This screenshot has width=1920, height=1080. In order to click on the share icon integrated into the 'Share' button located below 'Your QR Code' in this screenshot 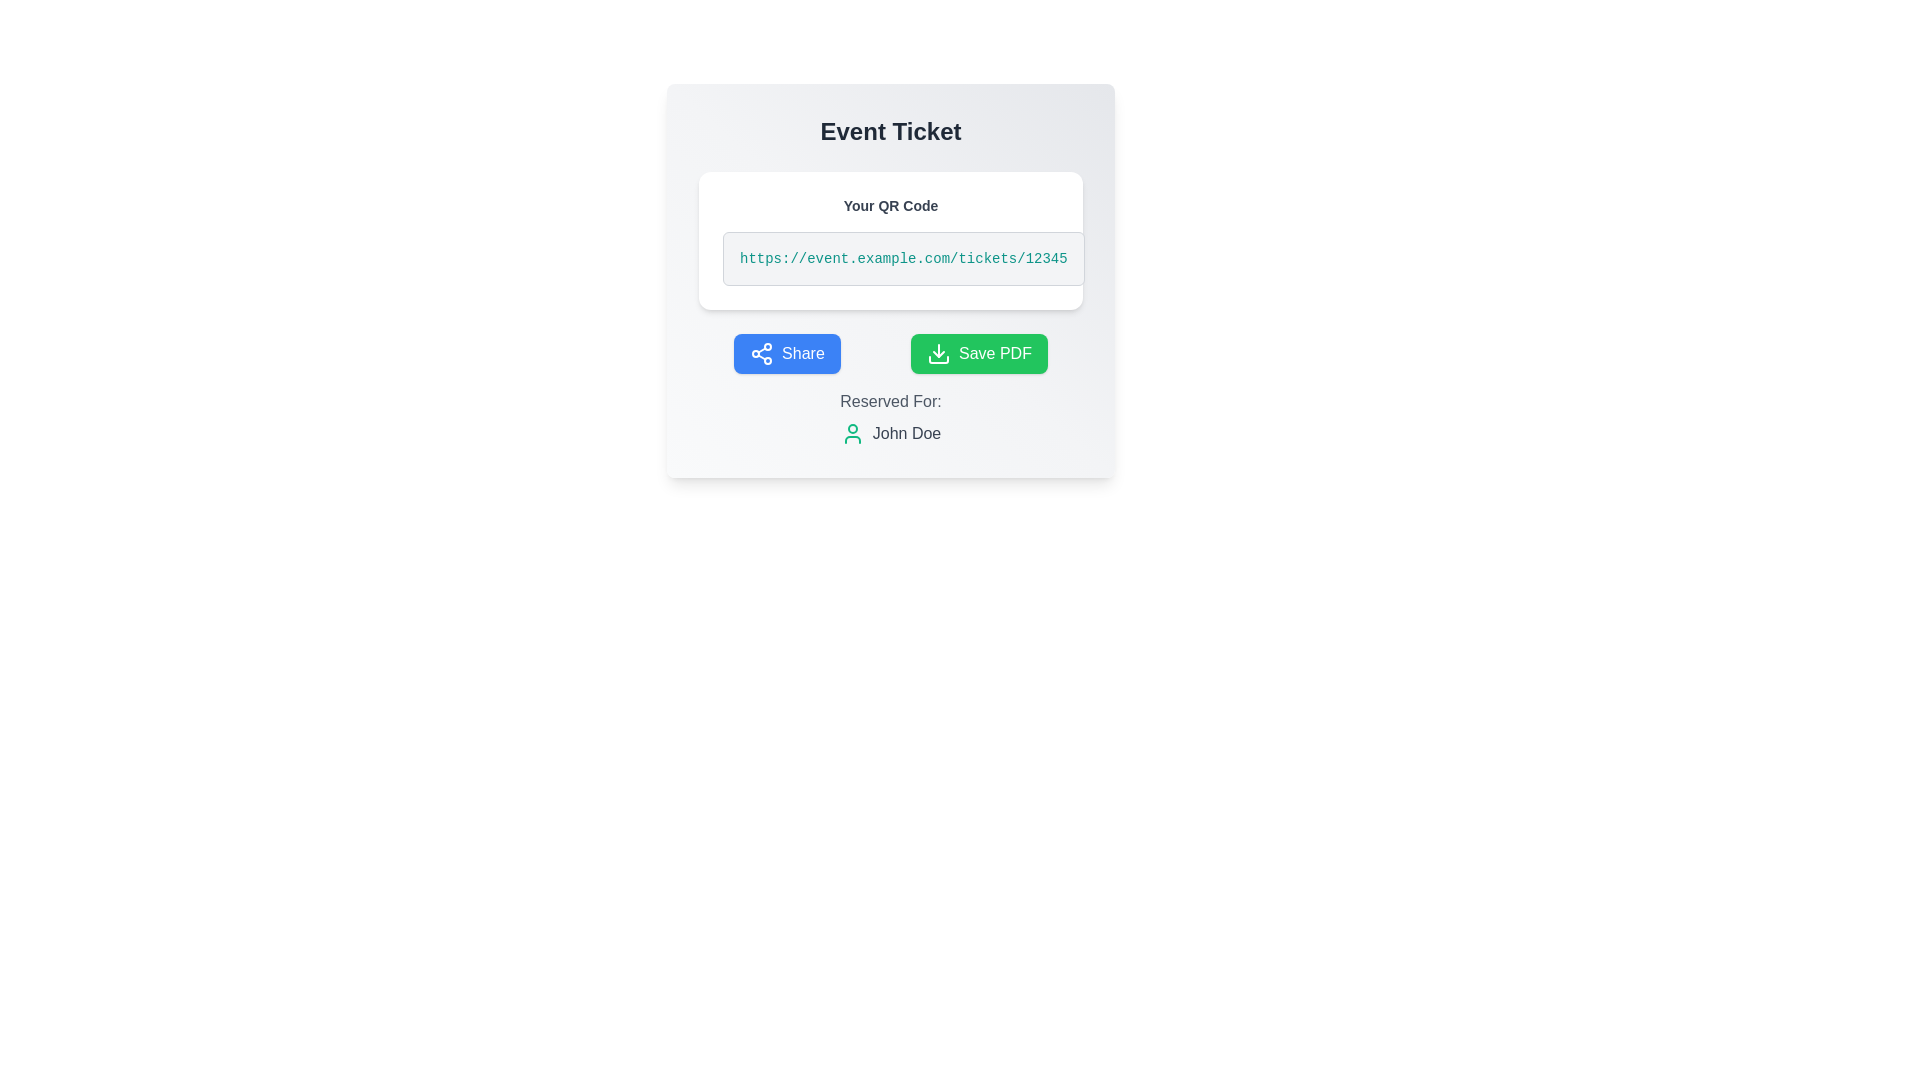, I will do `click(761, 353)`.